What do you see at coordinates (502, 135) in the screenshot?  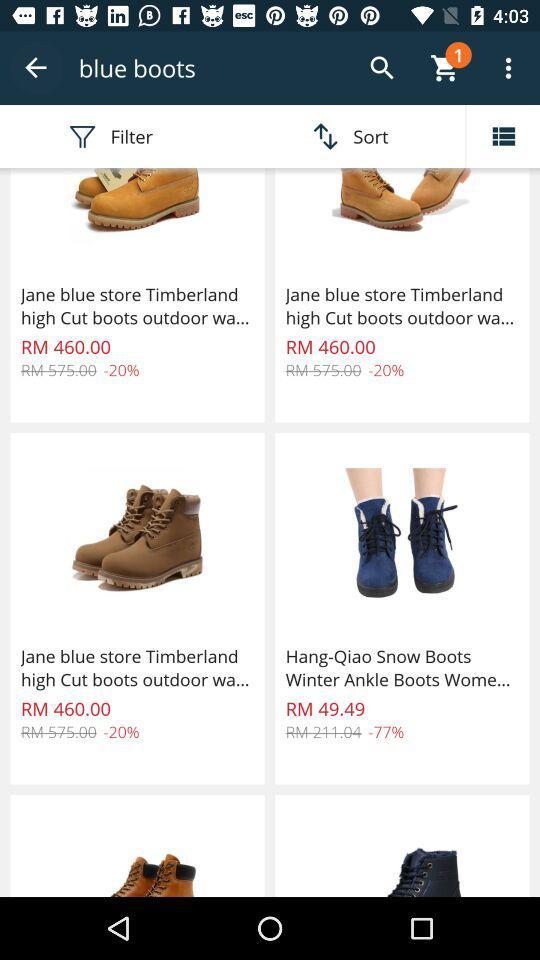 I see `open menu` at bounding box center [502, 135].